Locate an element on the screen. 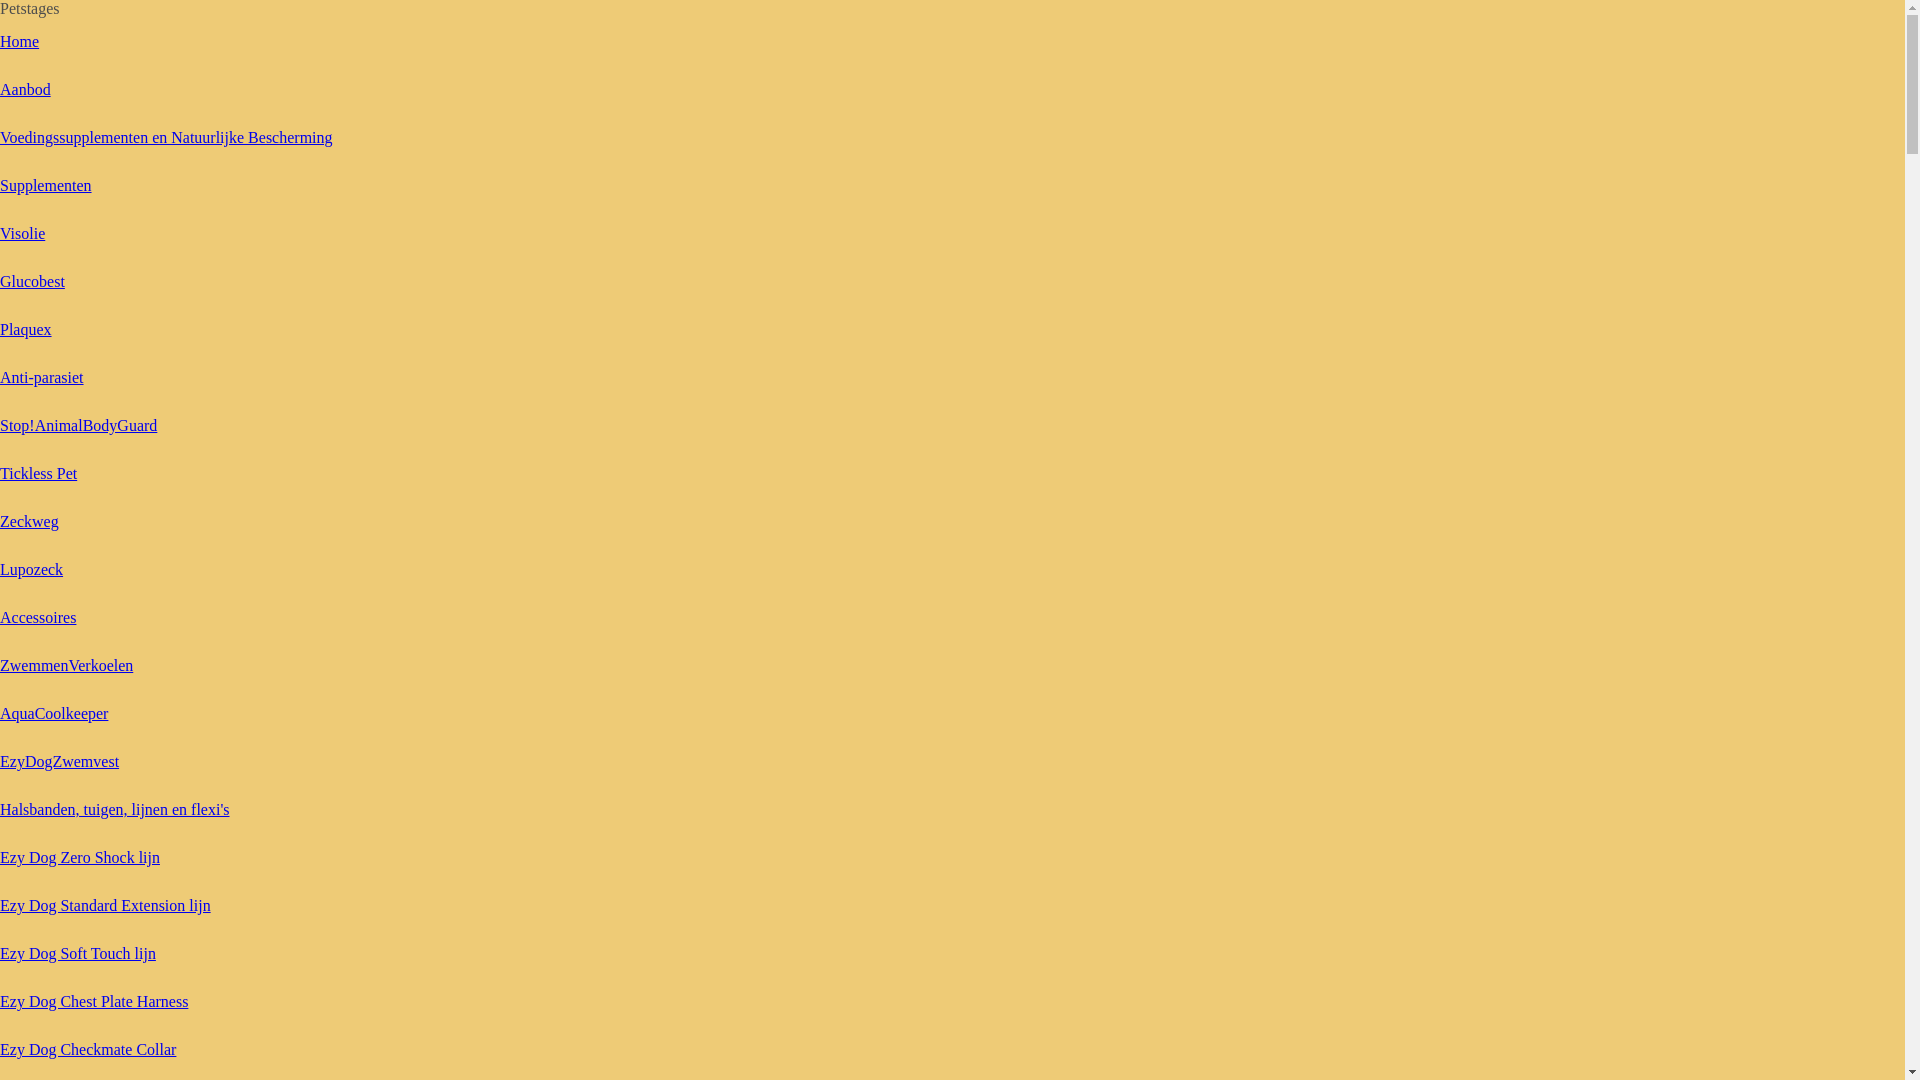 The width and height of the screenshot is (1920, 1080). 'Accessoires' is located at coordinates (38, 616).